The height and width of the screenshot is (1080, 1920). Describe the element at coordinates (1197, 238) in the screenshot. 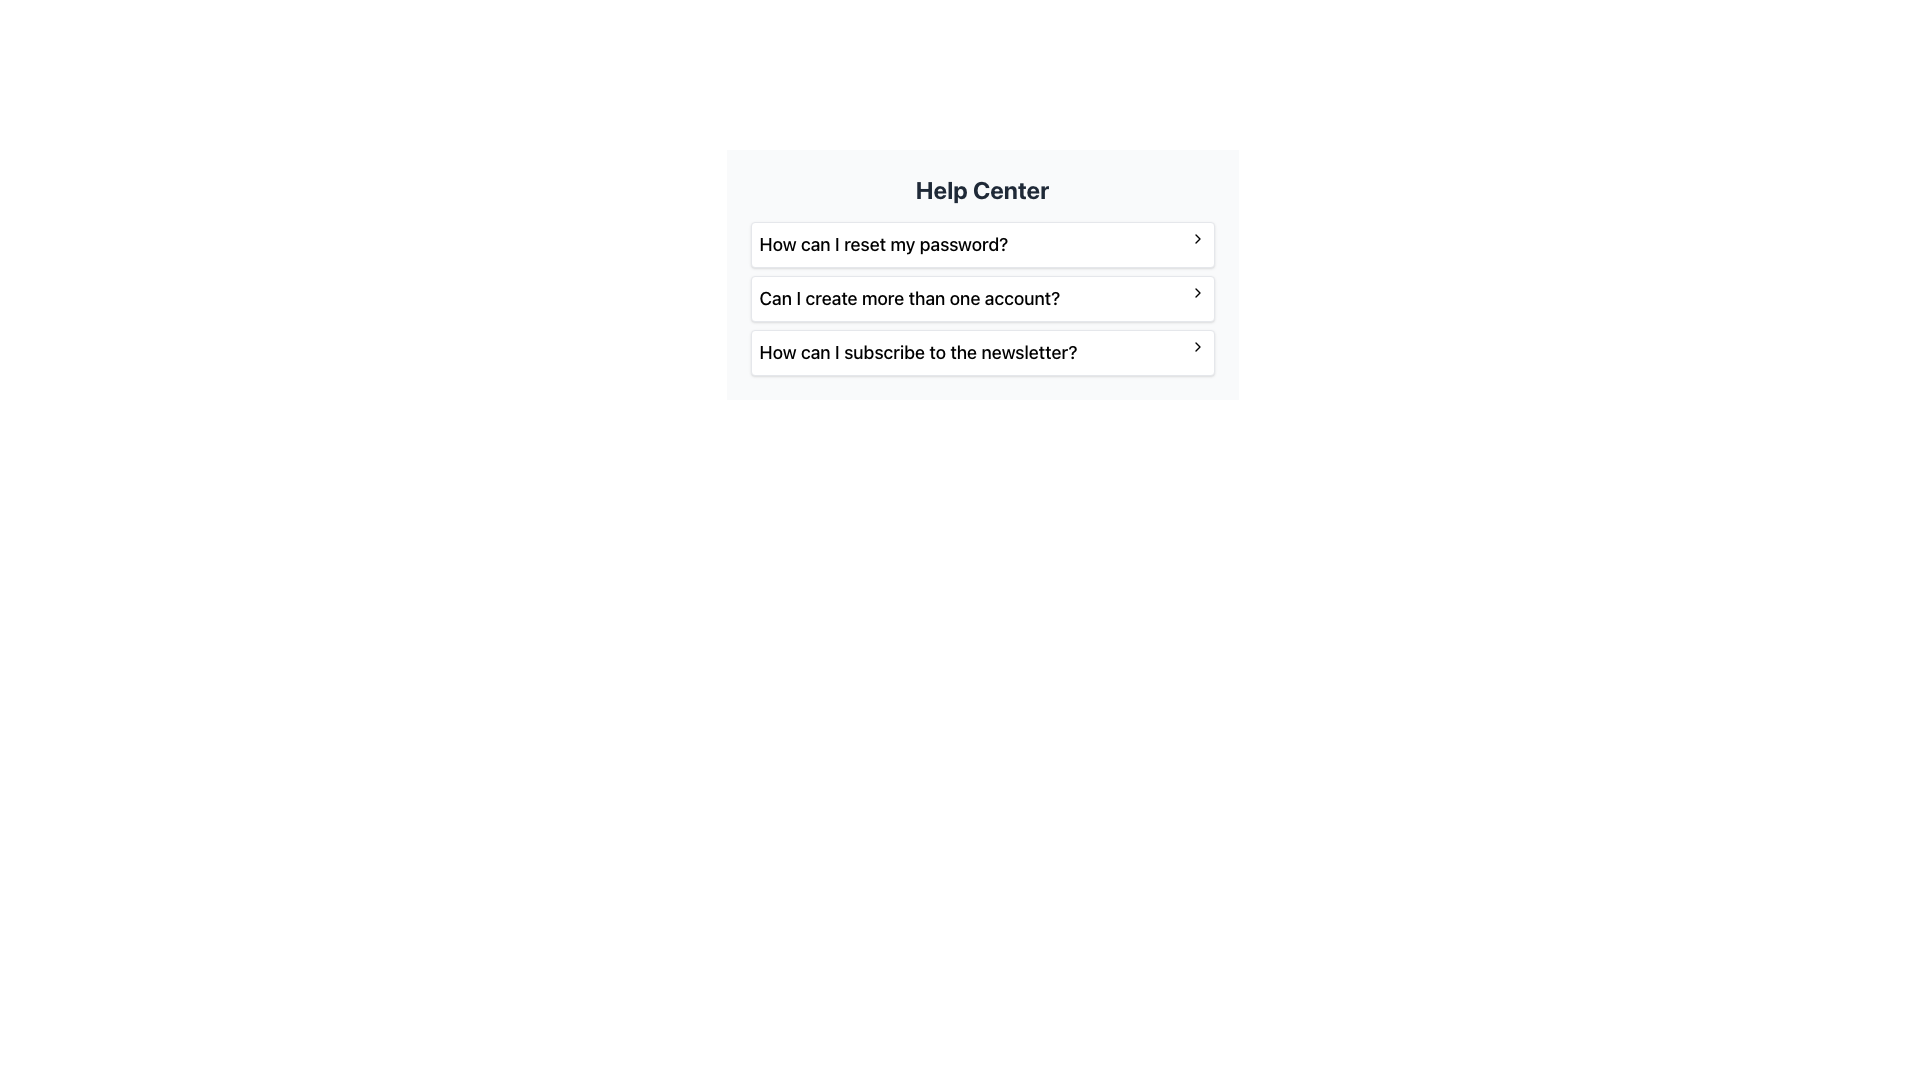

I see `the icon or toggle button located on the far right of the first row in the 'Help Center' list` at that location.